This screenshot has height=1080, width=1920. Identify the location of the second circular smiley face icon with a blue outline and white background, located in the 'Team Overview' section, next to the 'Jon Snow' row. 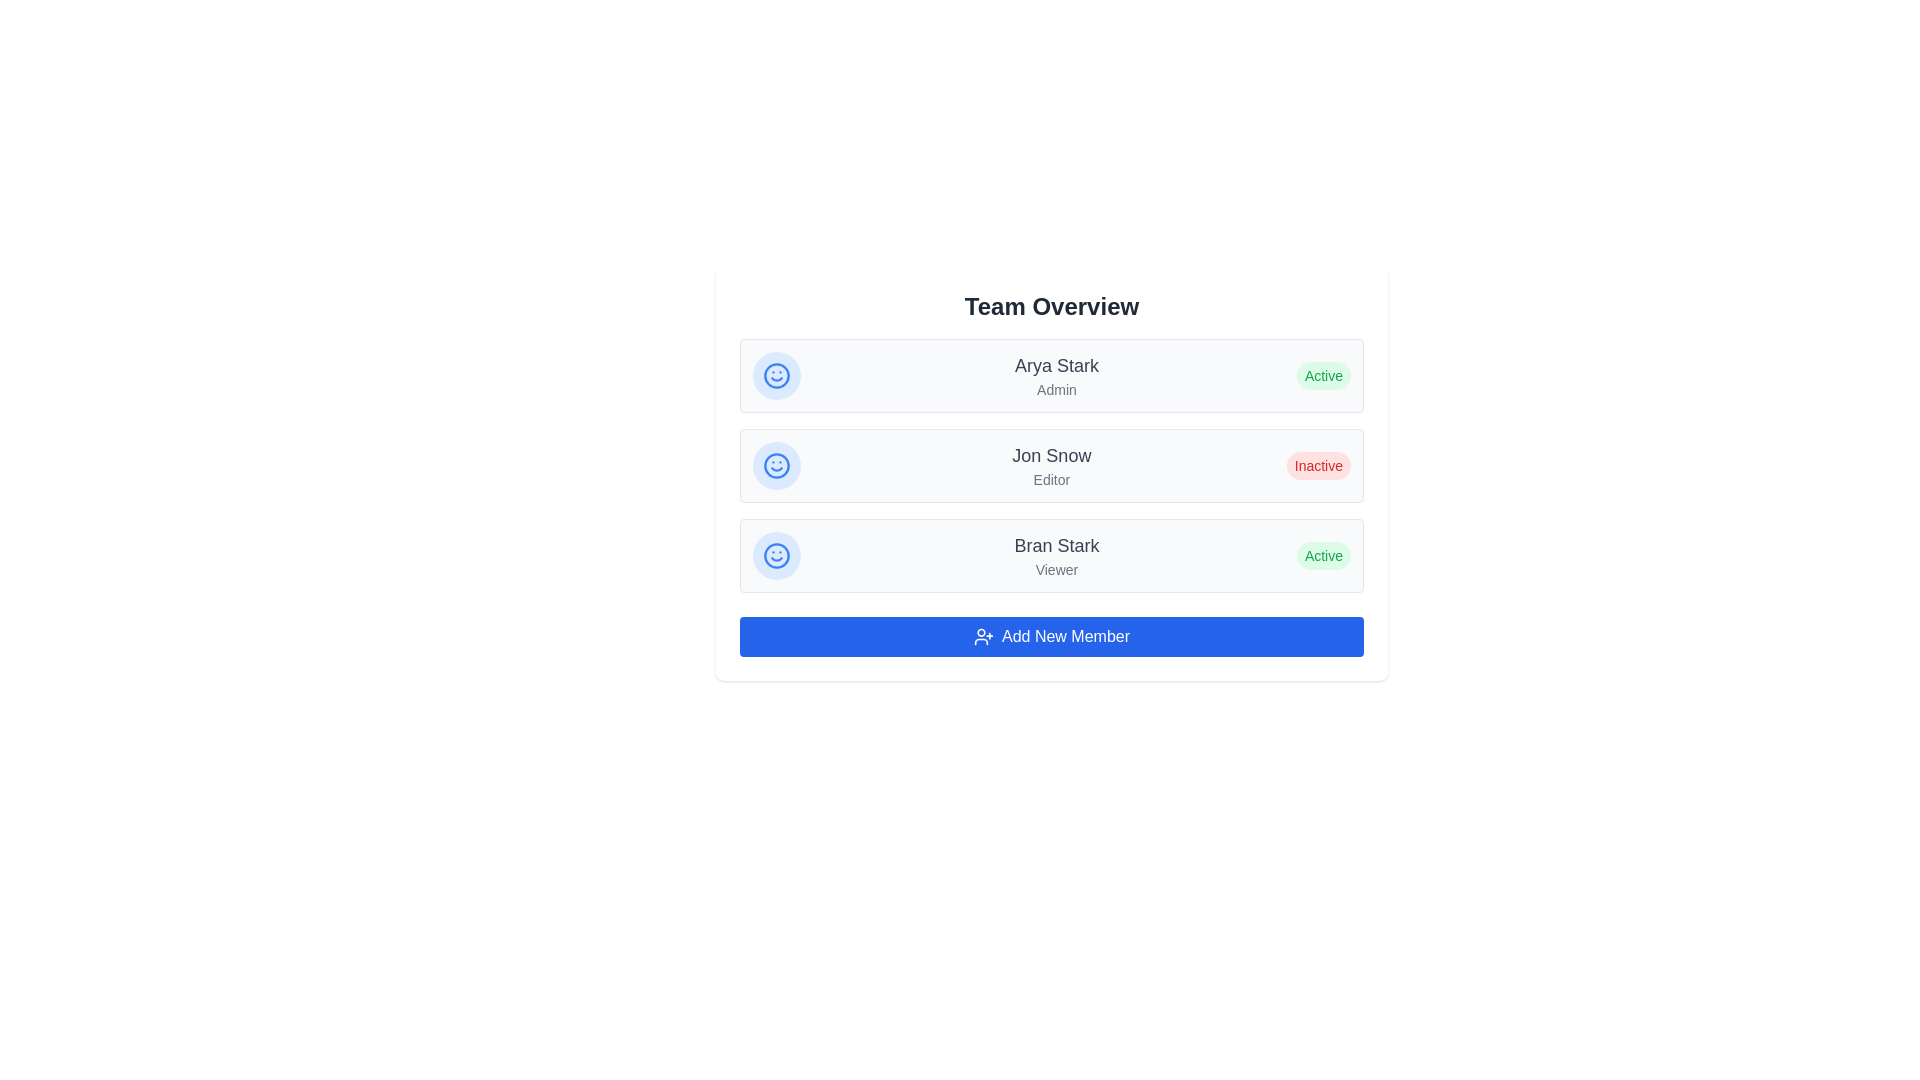
(776, 466).